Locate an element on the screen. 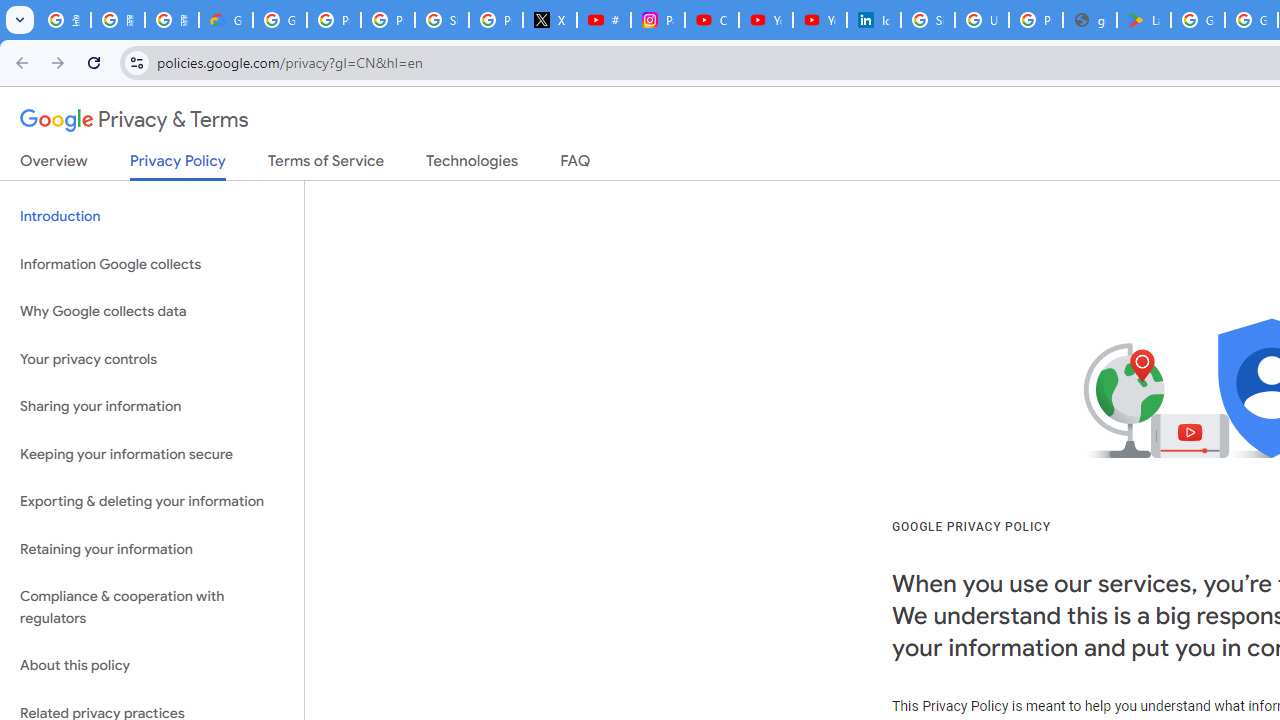  'Identity verification via Persona | LinkedIn Help' is located at coordinates (874, 20).